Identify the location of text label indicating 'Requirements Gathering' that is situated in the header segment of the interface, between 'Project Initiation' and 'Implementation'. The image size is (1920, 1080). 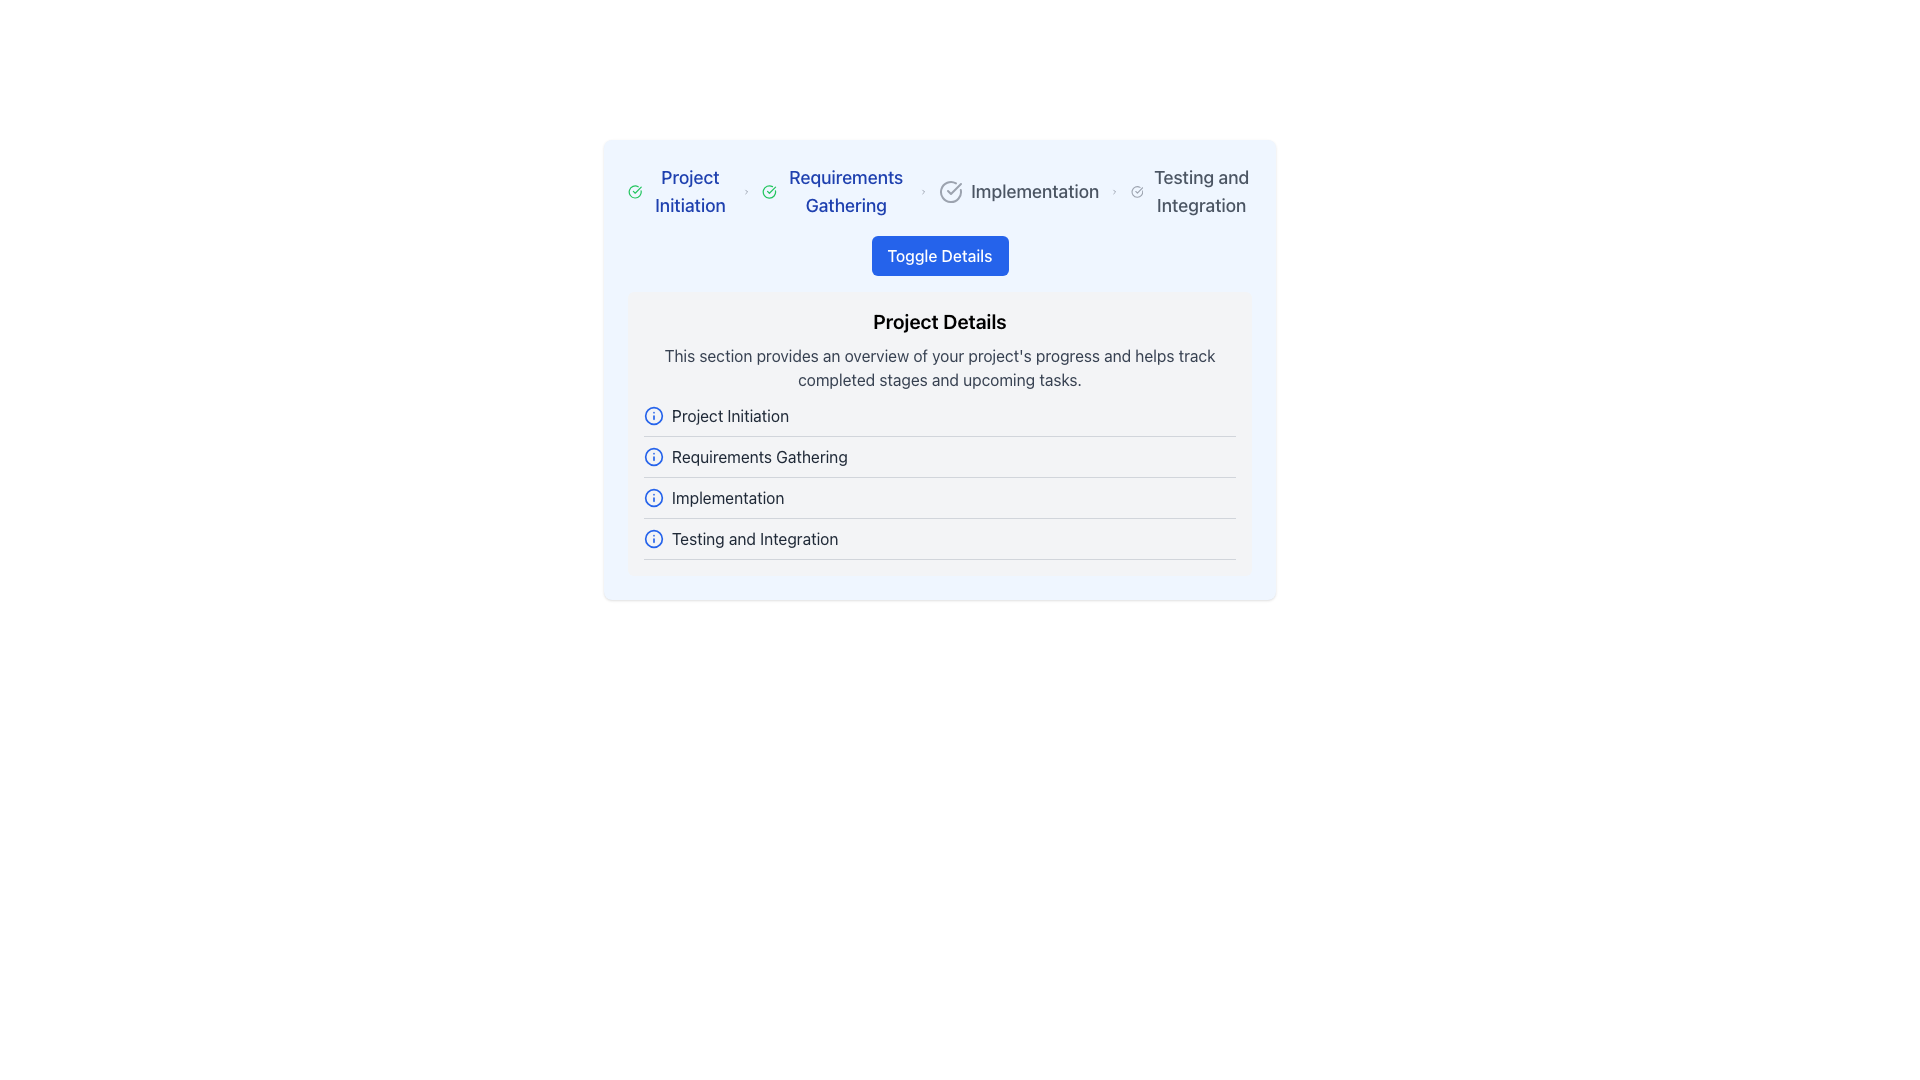
(846, 192).